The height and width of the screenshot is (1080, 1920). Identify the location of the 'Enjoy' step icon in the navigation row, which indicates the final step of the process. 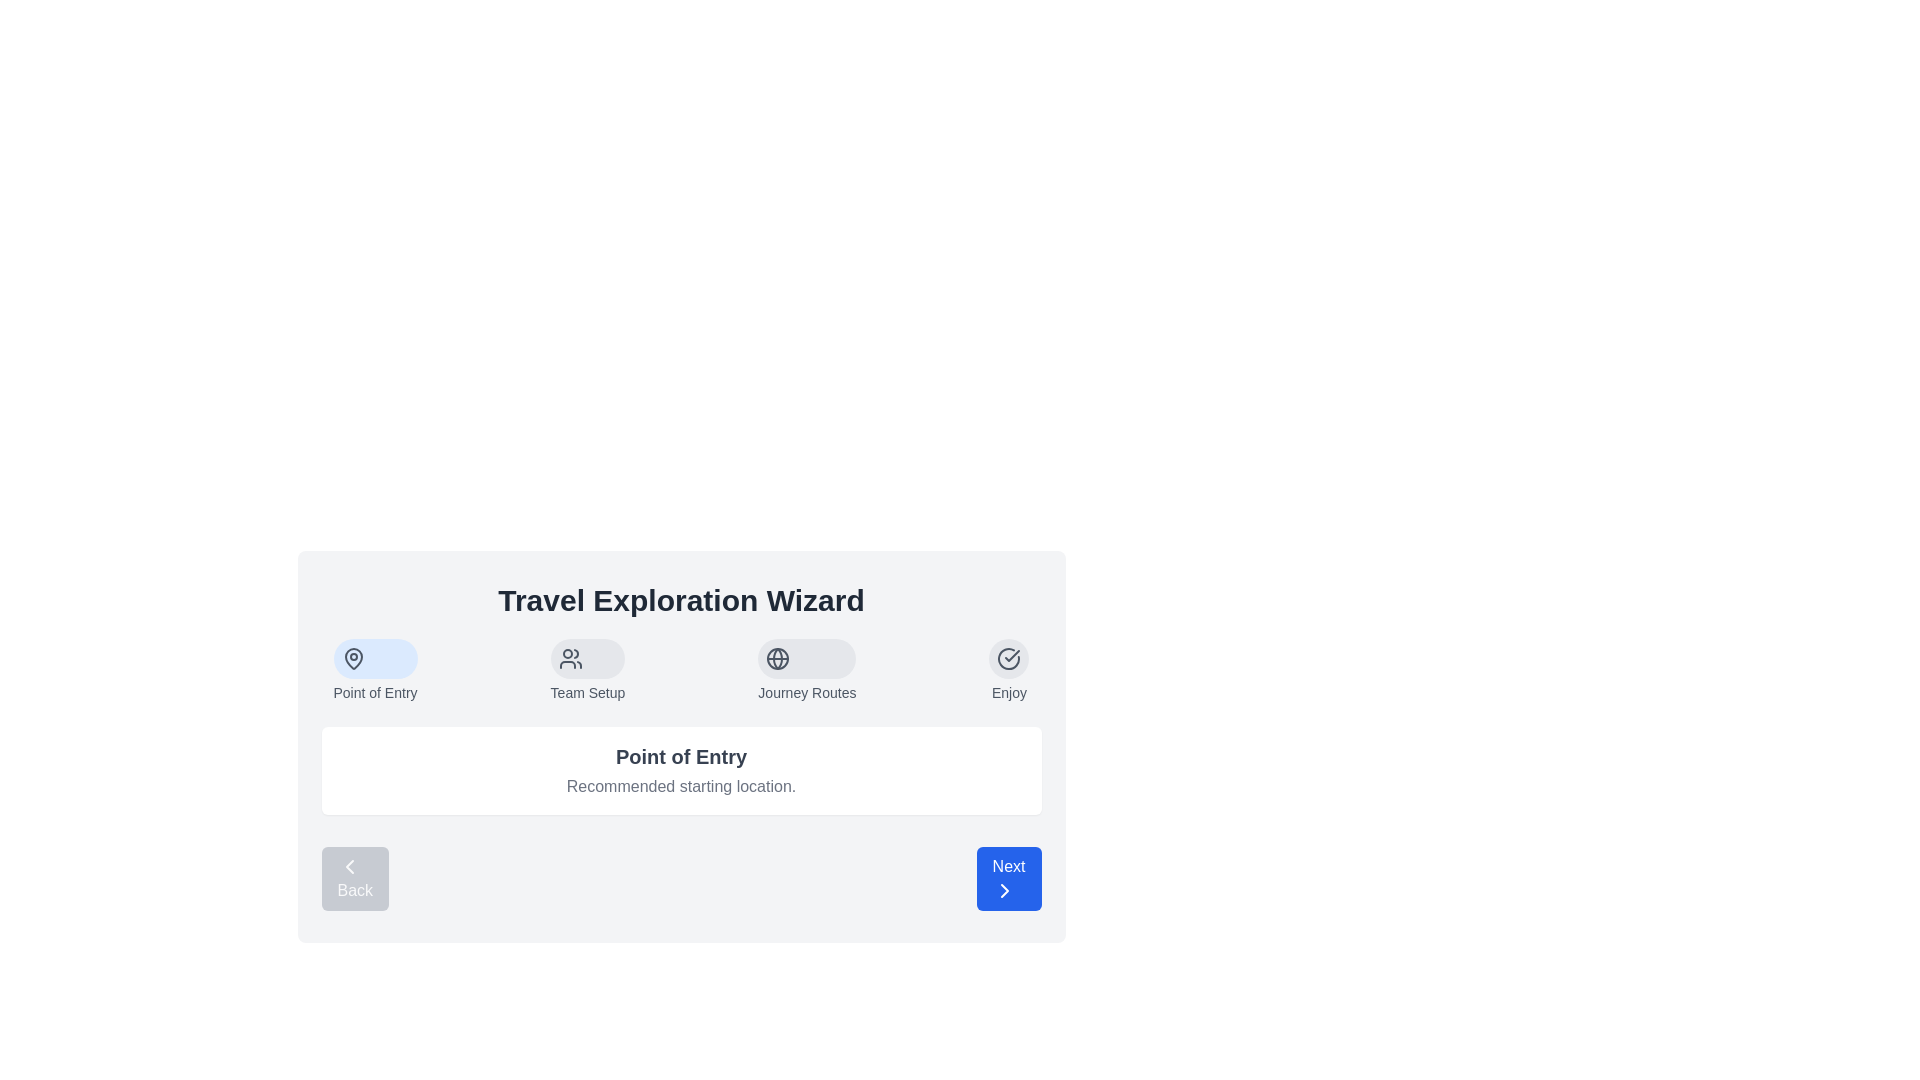
(1009, 659).